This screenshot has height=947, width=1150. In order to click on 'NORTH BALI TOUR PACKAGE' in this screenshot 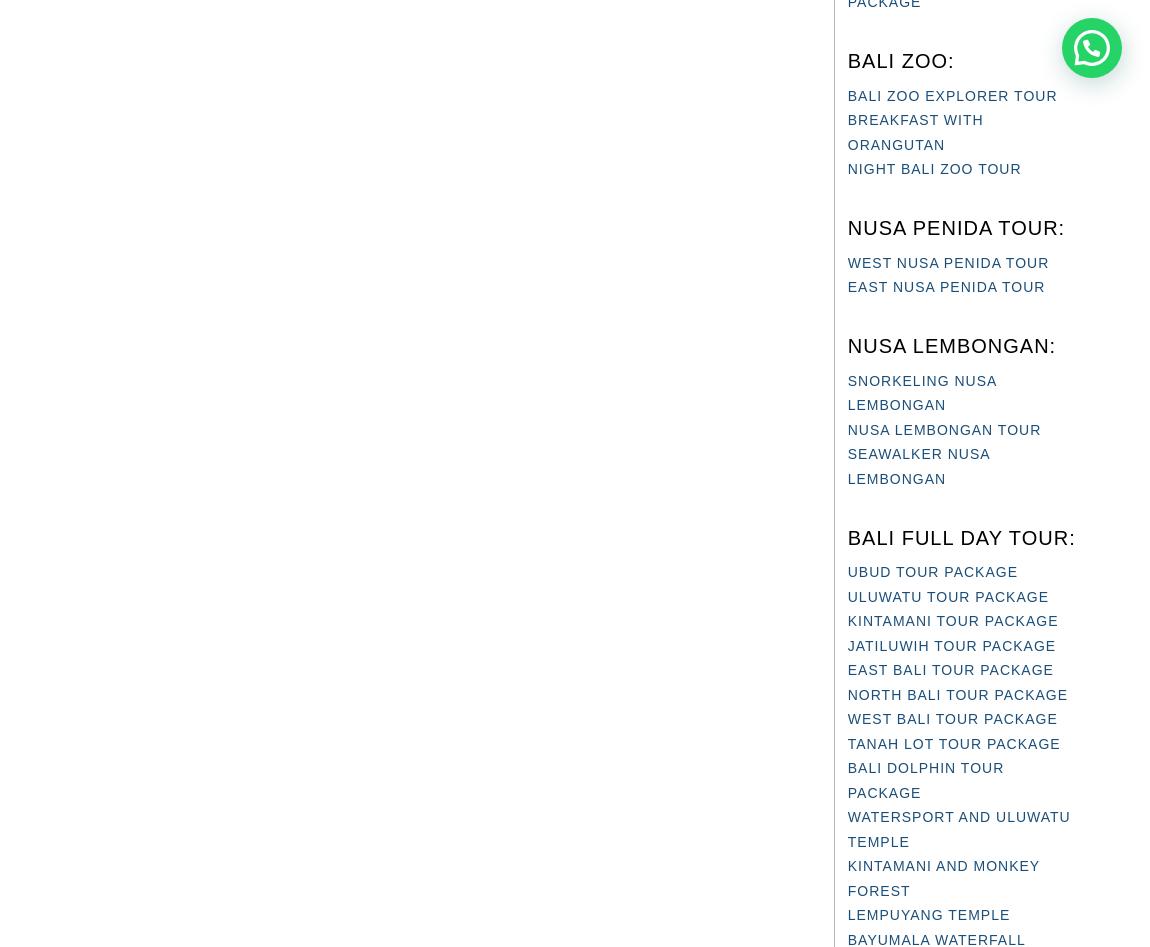, I will do `click(845, 692)`.